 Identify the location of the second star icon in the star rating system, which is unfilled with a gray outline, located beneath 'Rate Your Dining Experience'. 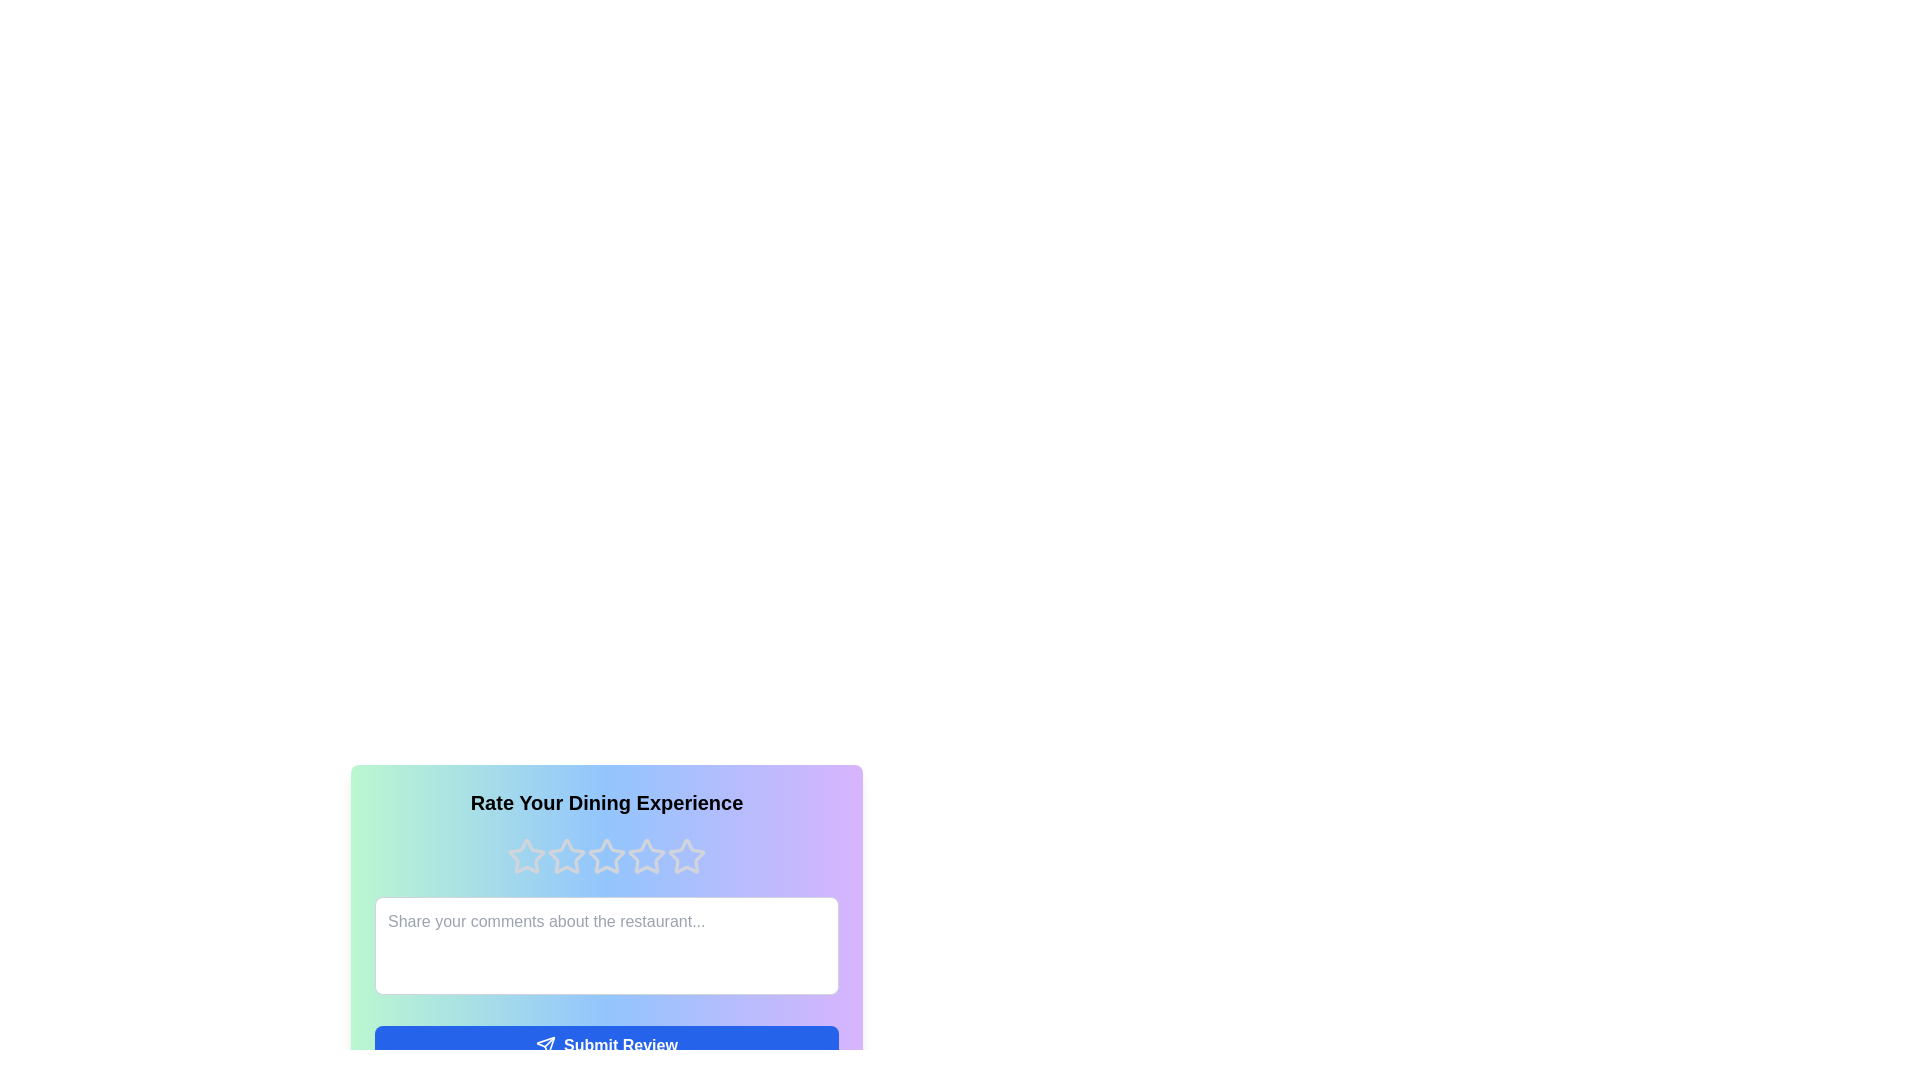
(565, 855).